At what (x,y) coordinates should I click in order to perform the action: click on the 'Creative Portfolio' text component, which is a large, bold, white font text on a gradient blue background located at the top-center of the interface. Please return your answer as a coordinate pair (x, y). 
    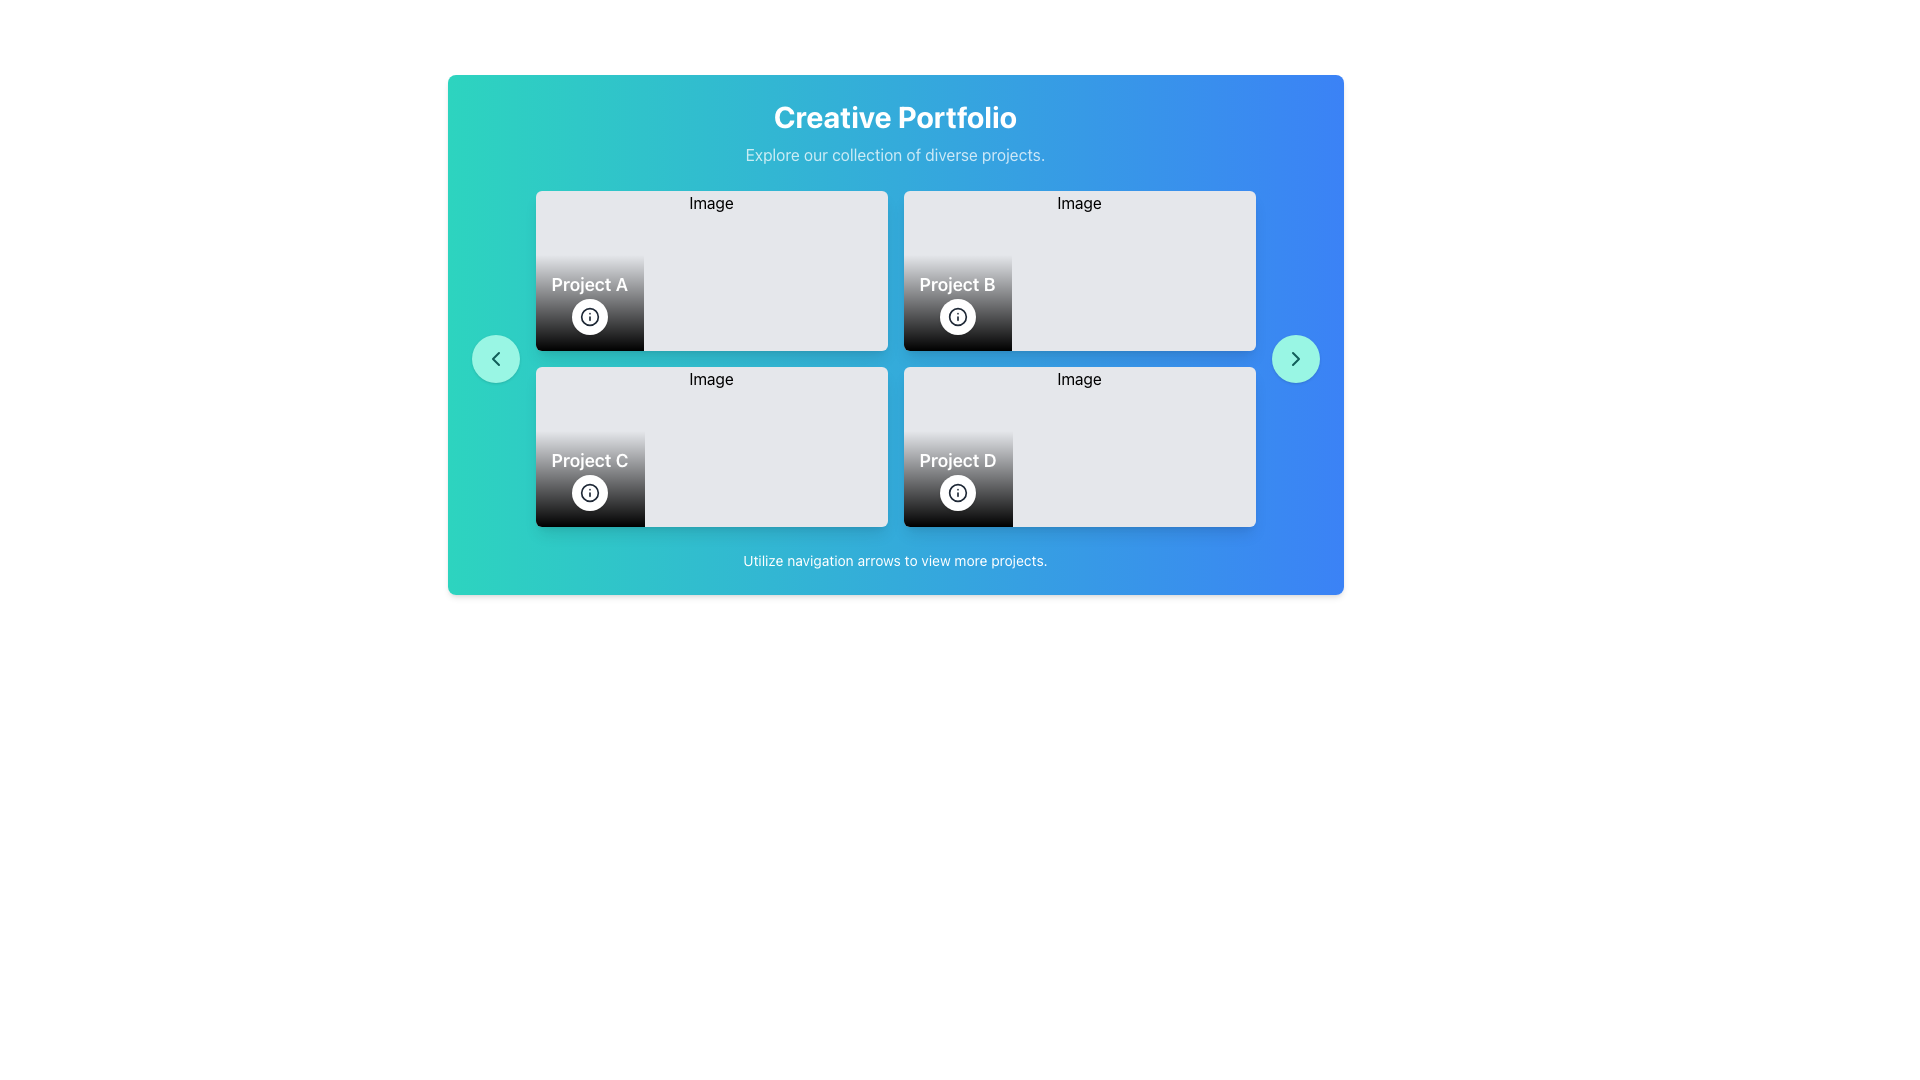
    Looking at the image, I should click on (894, 116).